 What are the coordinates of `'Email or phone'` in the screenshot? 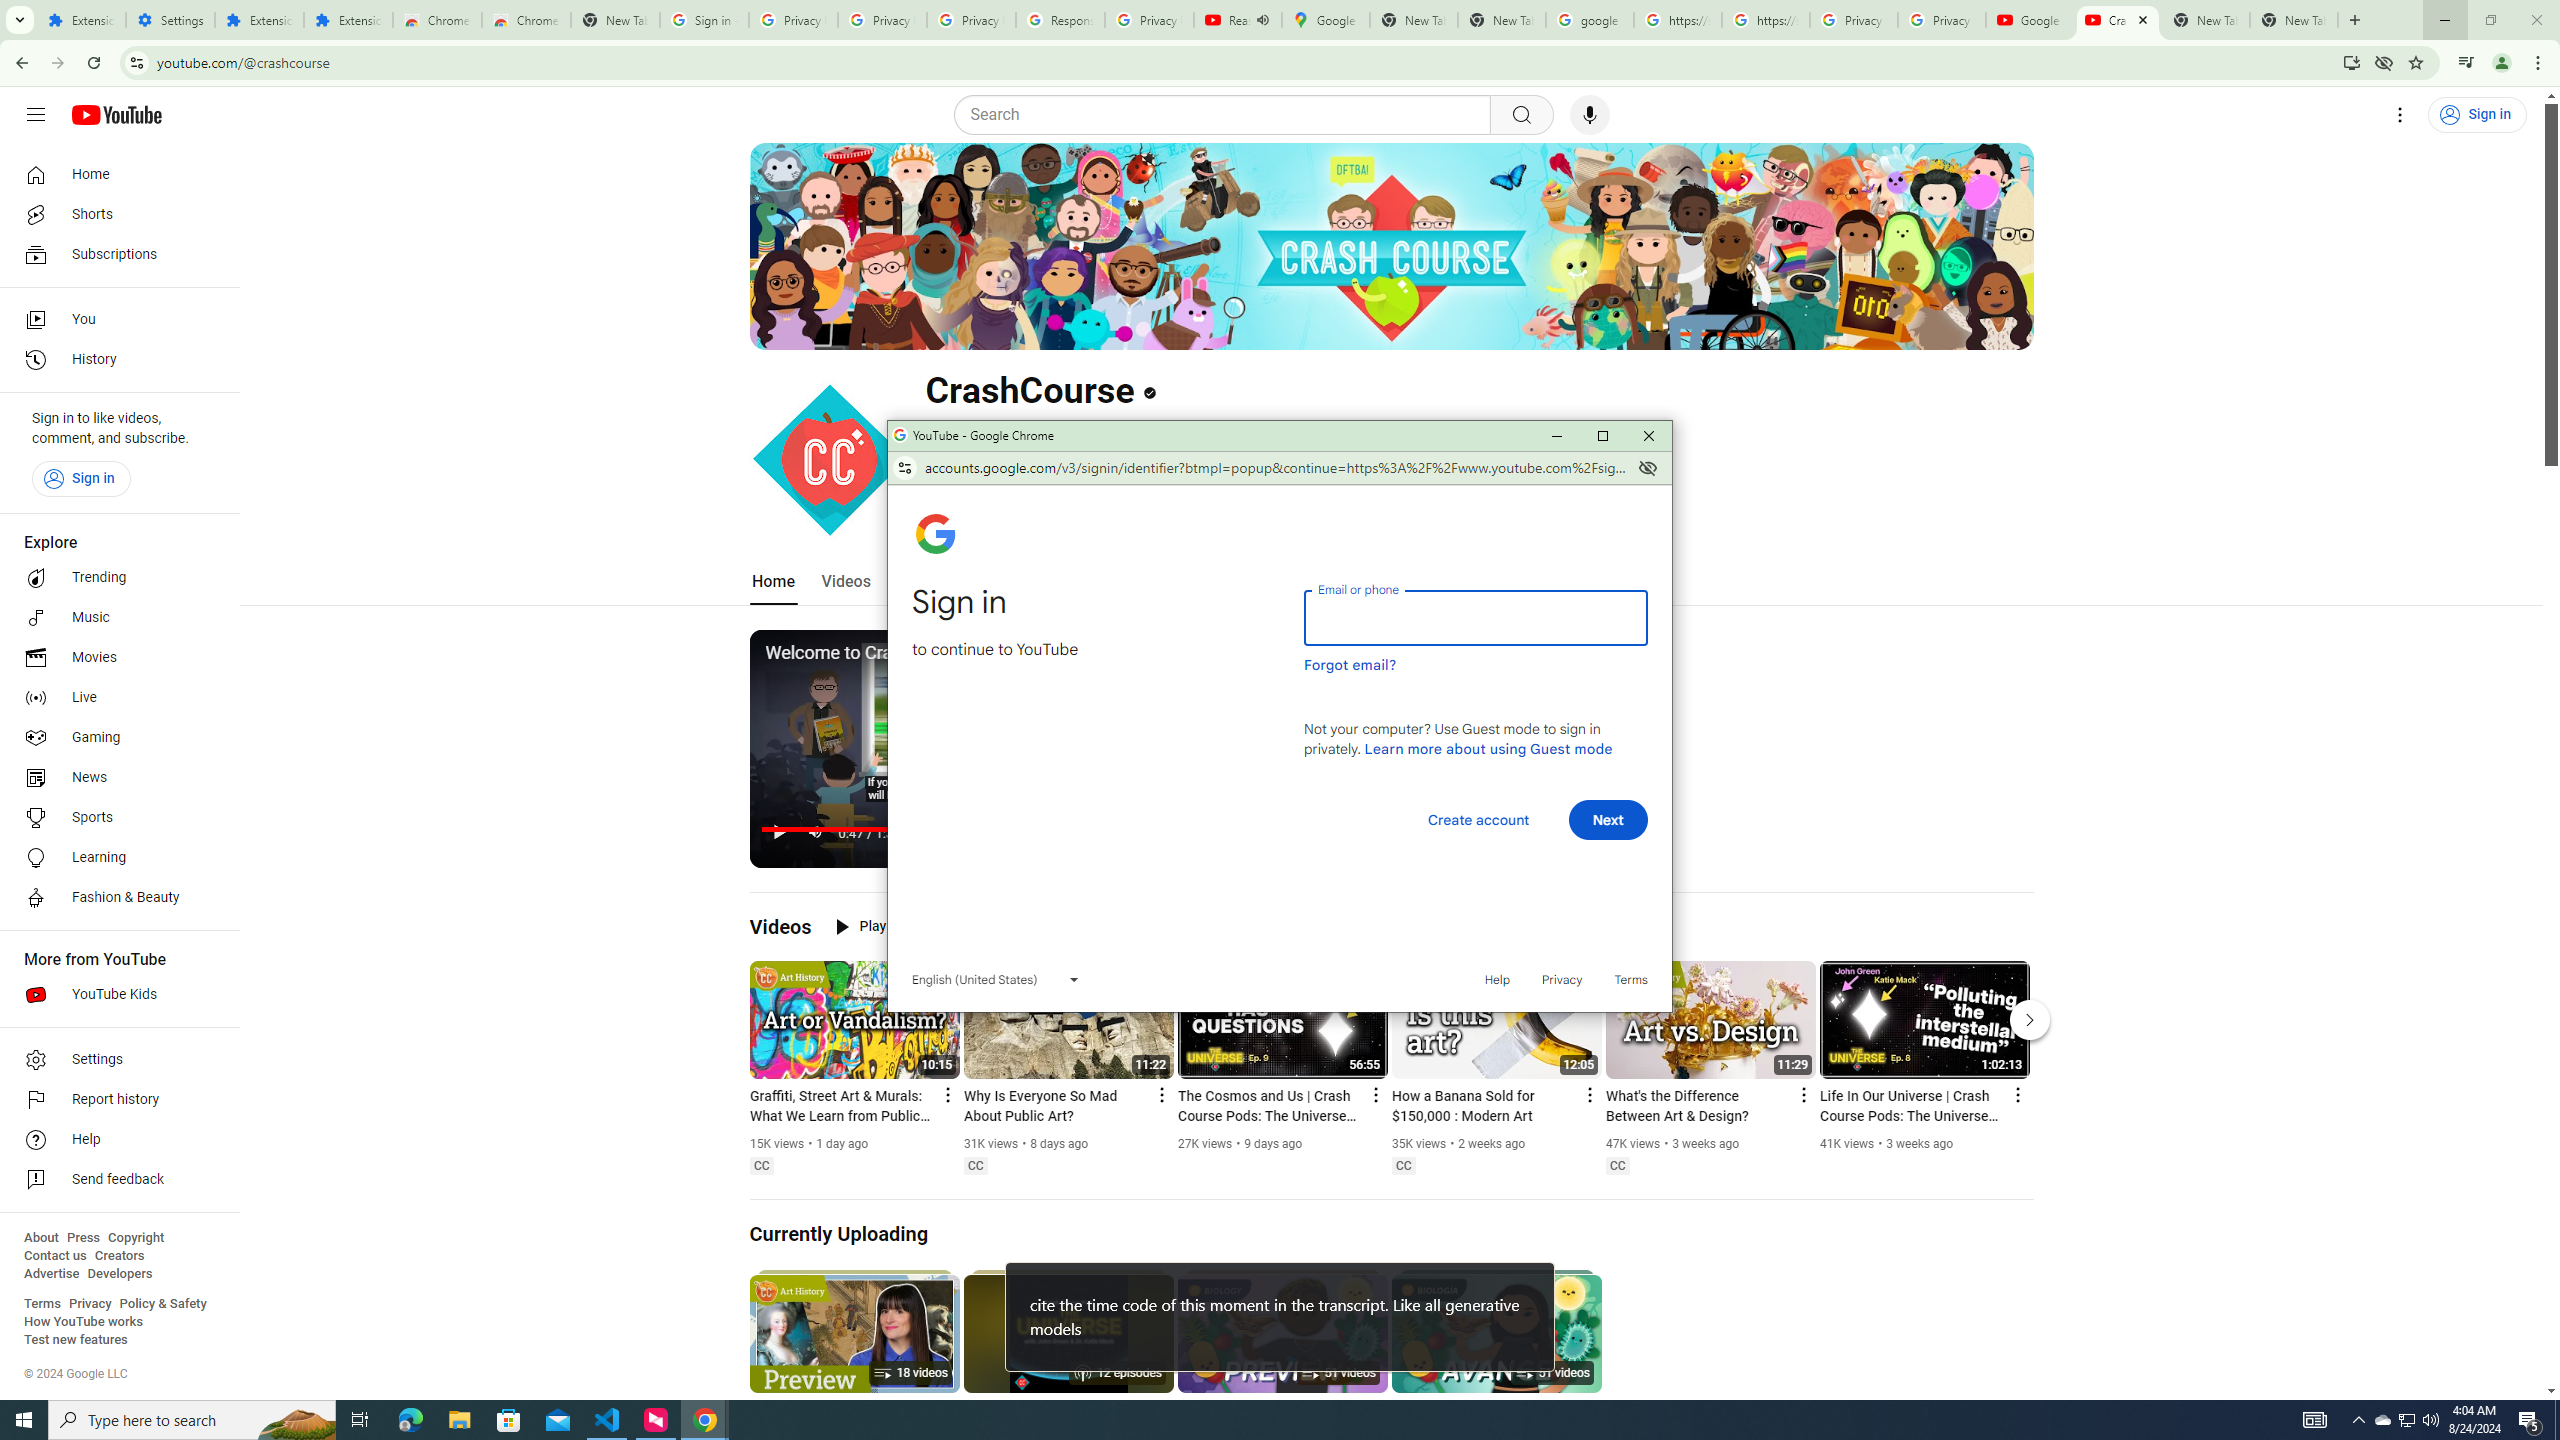 It's located at (1475, 616).